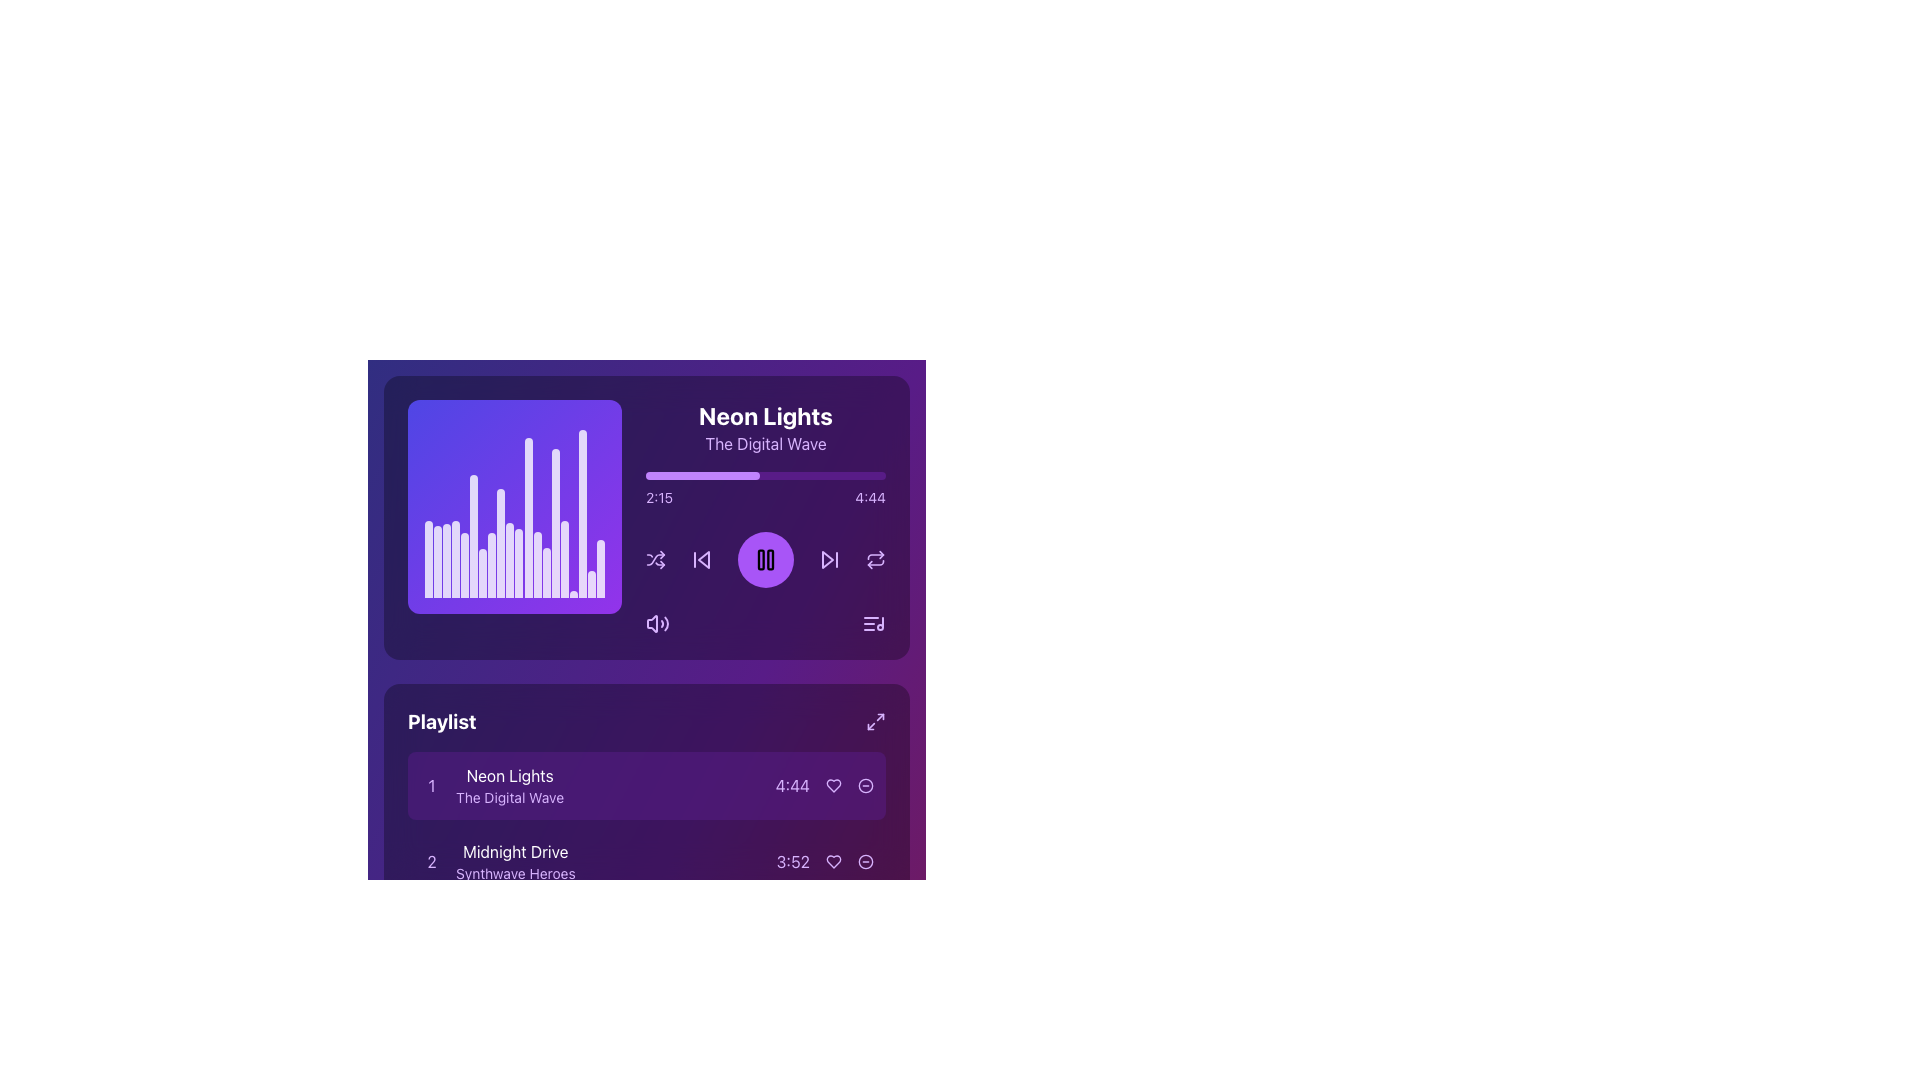 This screenshot has height=1080, width=1920. What do you see at coordinates (473, 535) in the screenshot?
I see `the sixth vertical audio visualization bar, which is white with an opacity effect and has a rounded top, located within the audio visualization component of the music player interface` at bounding box center [473, 535].